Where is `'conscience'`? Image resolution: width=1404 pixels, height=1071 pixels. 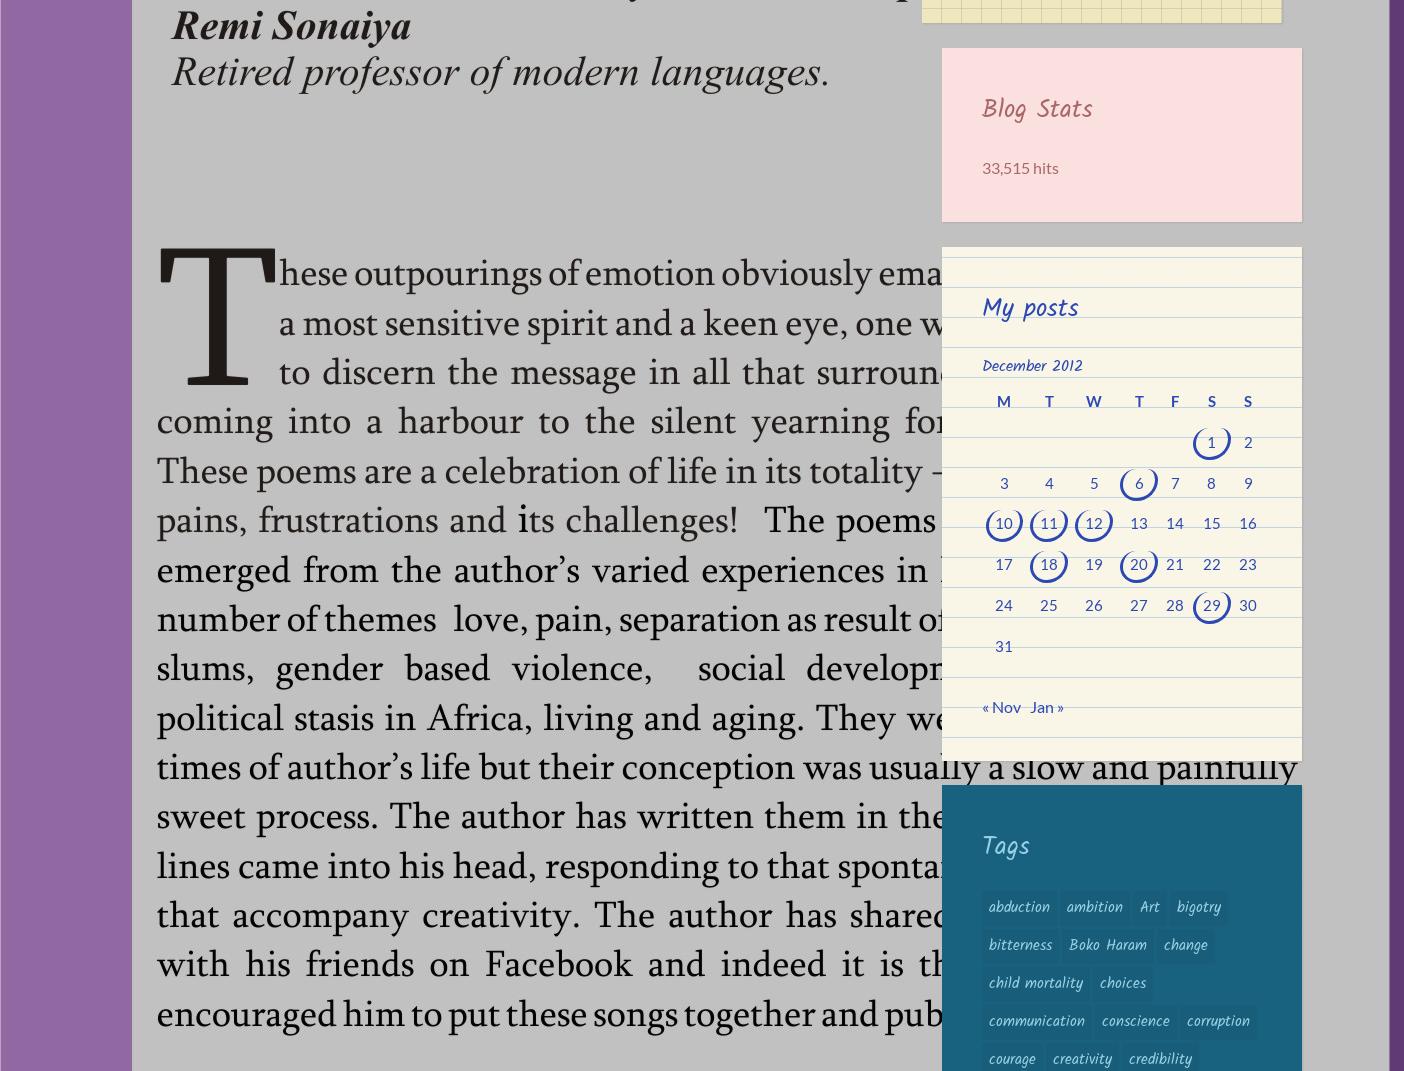 'conscience' is located at coordinates (1134, 1020).